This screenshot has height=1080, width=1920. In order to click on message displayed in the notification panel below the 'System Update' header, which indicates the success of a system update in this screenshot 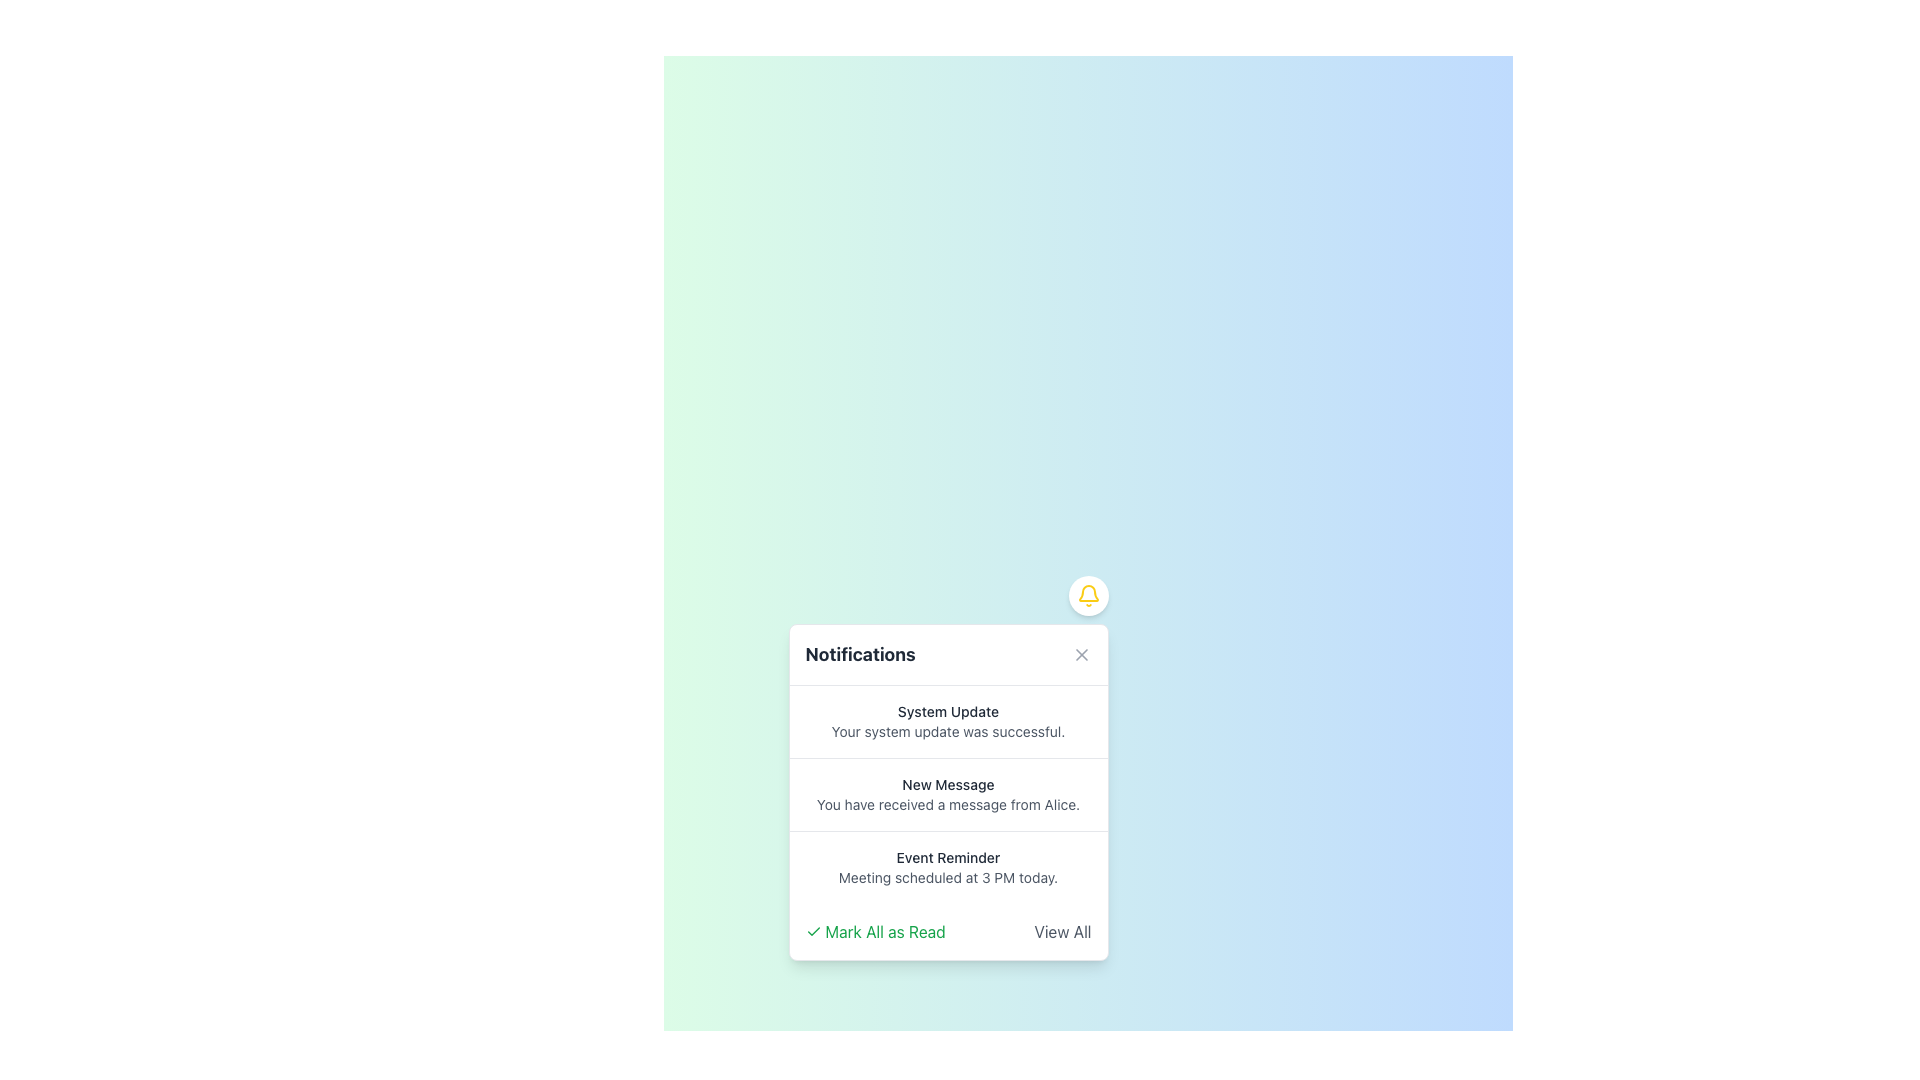, I will do `click(947, 732)`.